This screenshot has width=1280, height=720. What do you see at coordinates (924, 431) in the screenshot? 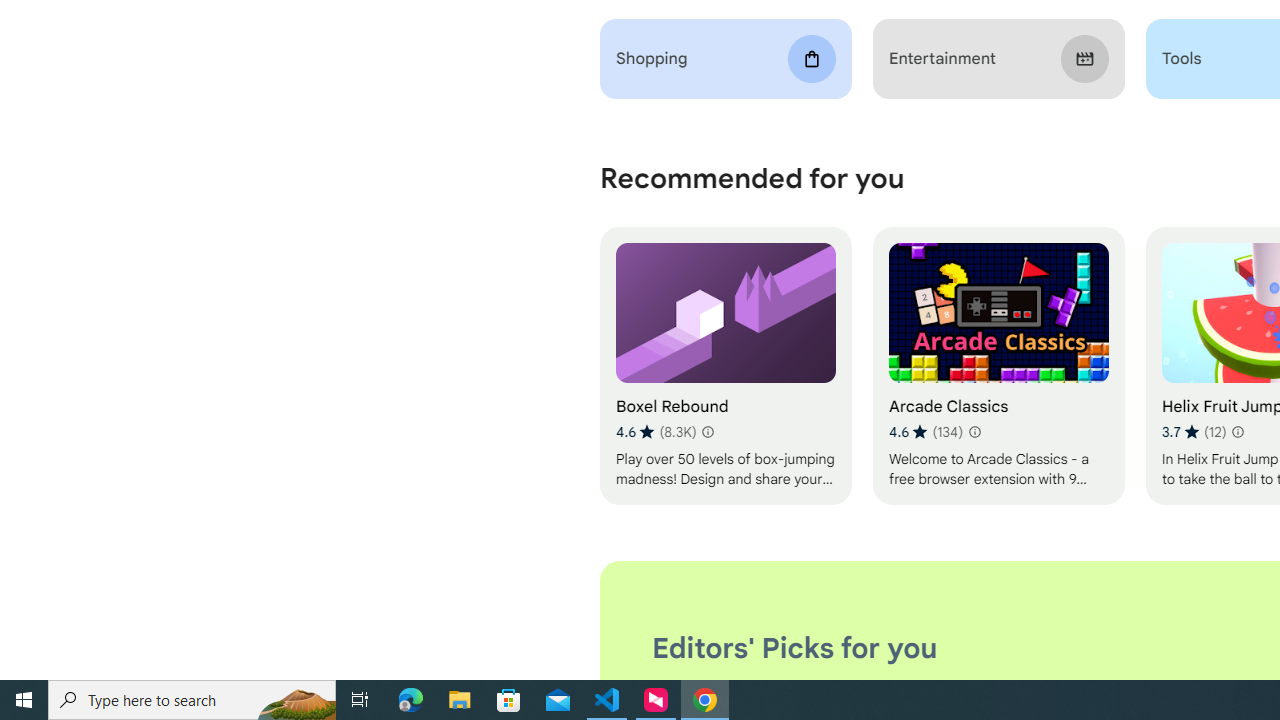
I see `'Average rating 4.6 out of 5 stars. 134 ratings.'` at bounding box center [924, 431].